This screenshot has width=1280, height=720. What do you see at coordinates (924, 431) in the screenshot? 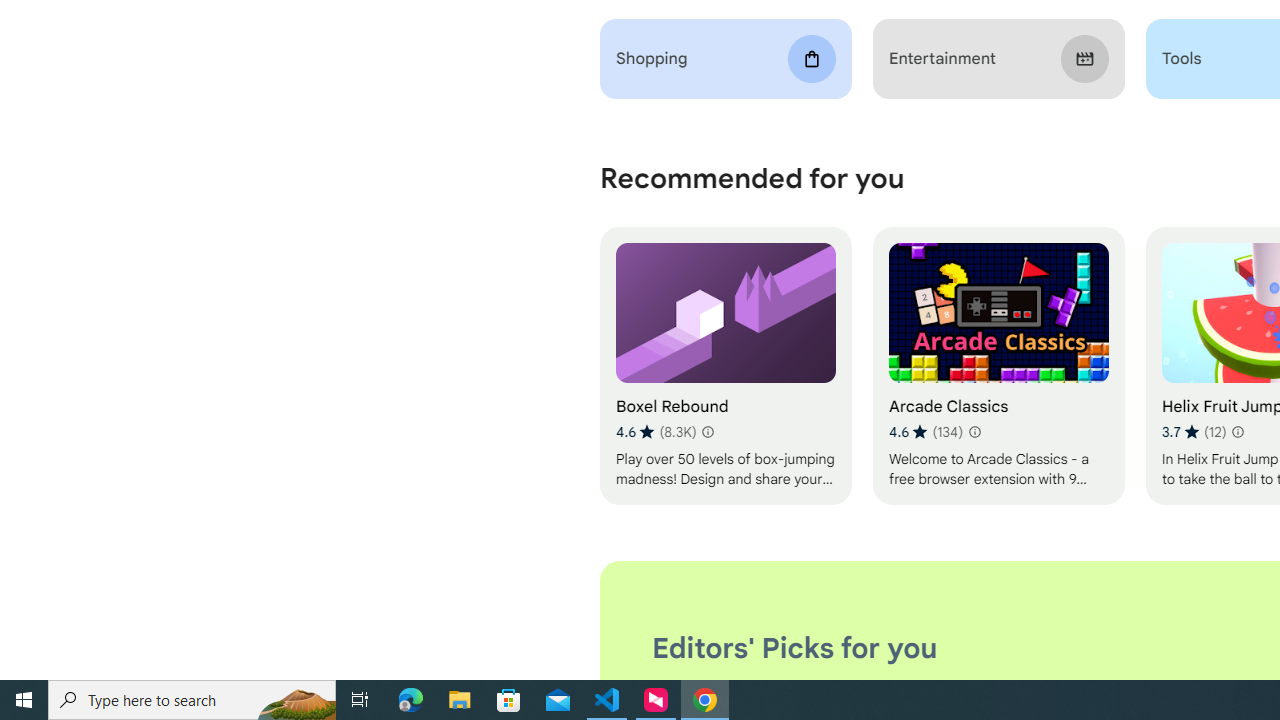
I see `'Average rating 4.6 out of 5 stars. 134 ratings.'` at bounding box center [924, 431].